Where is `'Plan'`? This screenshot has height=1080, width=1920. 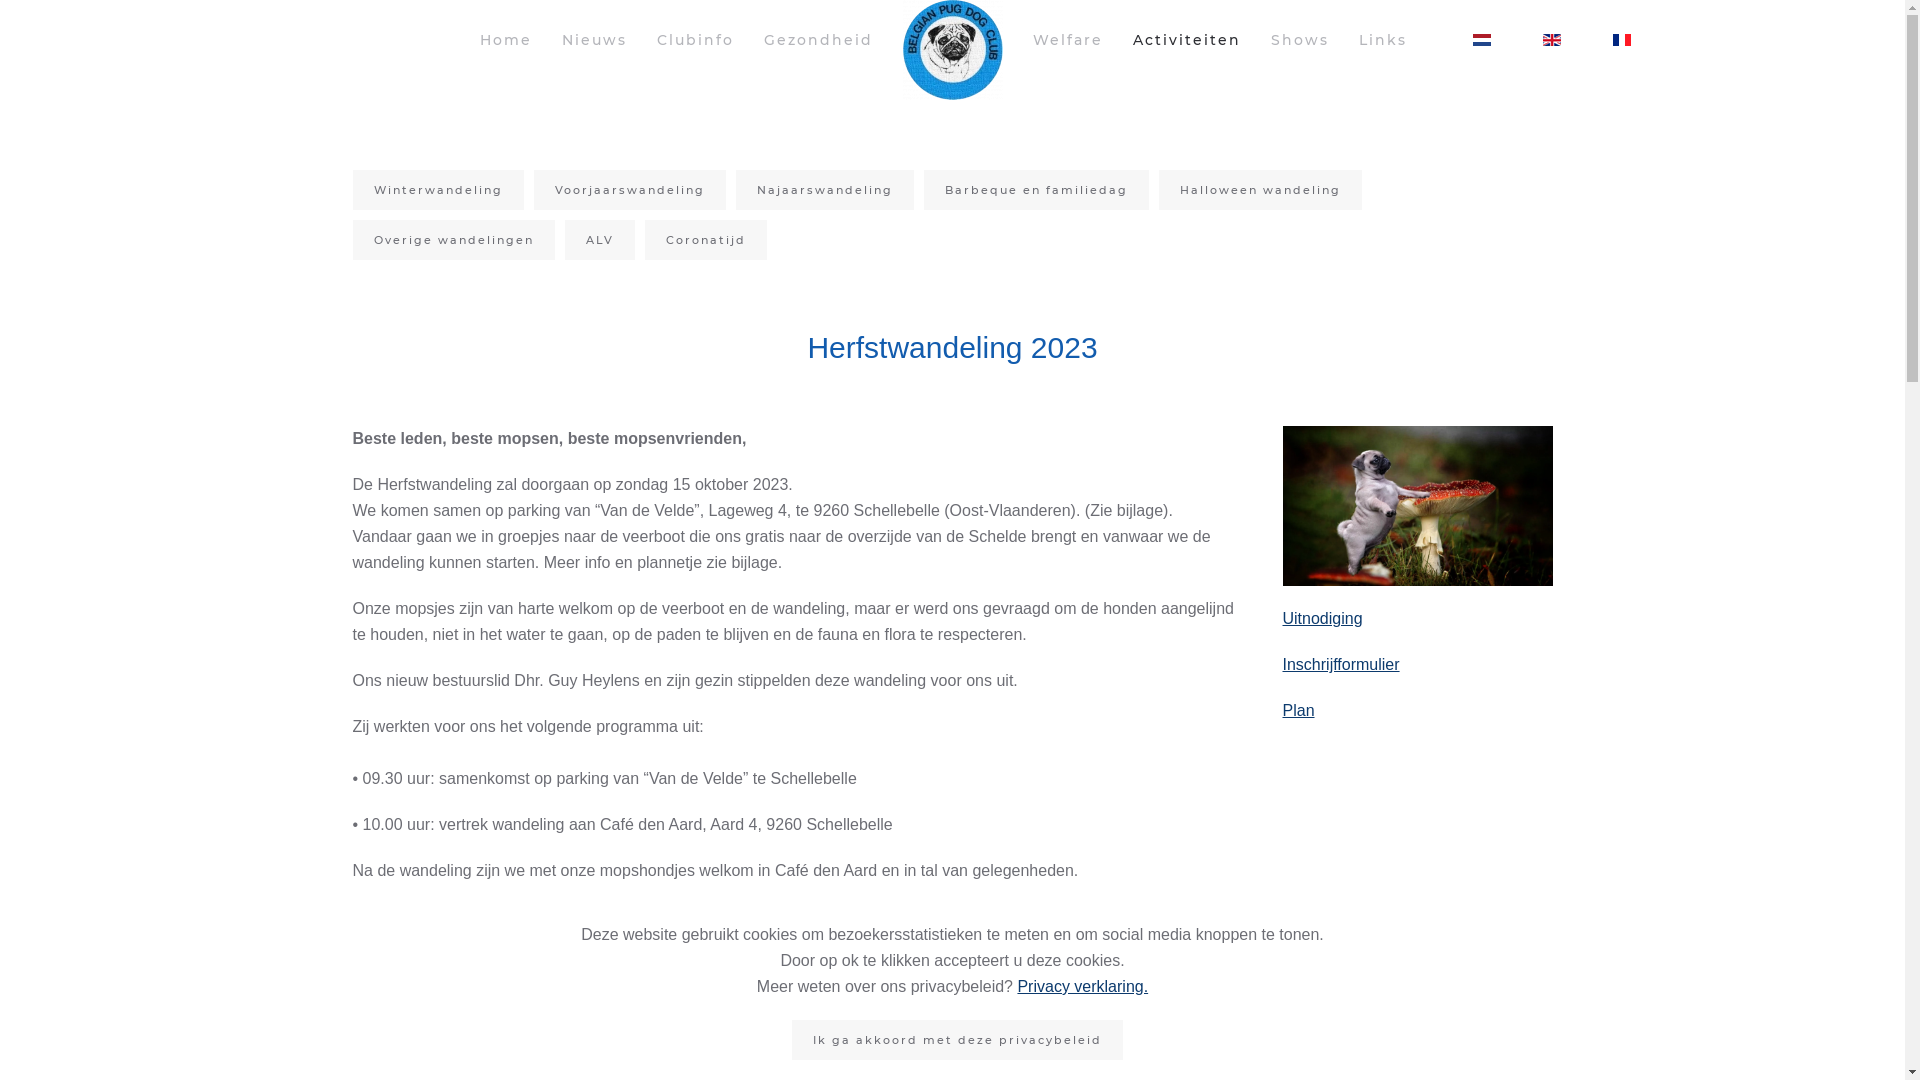
'Plan' is located at coordinates (1297, 709).